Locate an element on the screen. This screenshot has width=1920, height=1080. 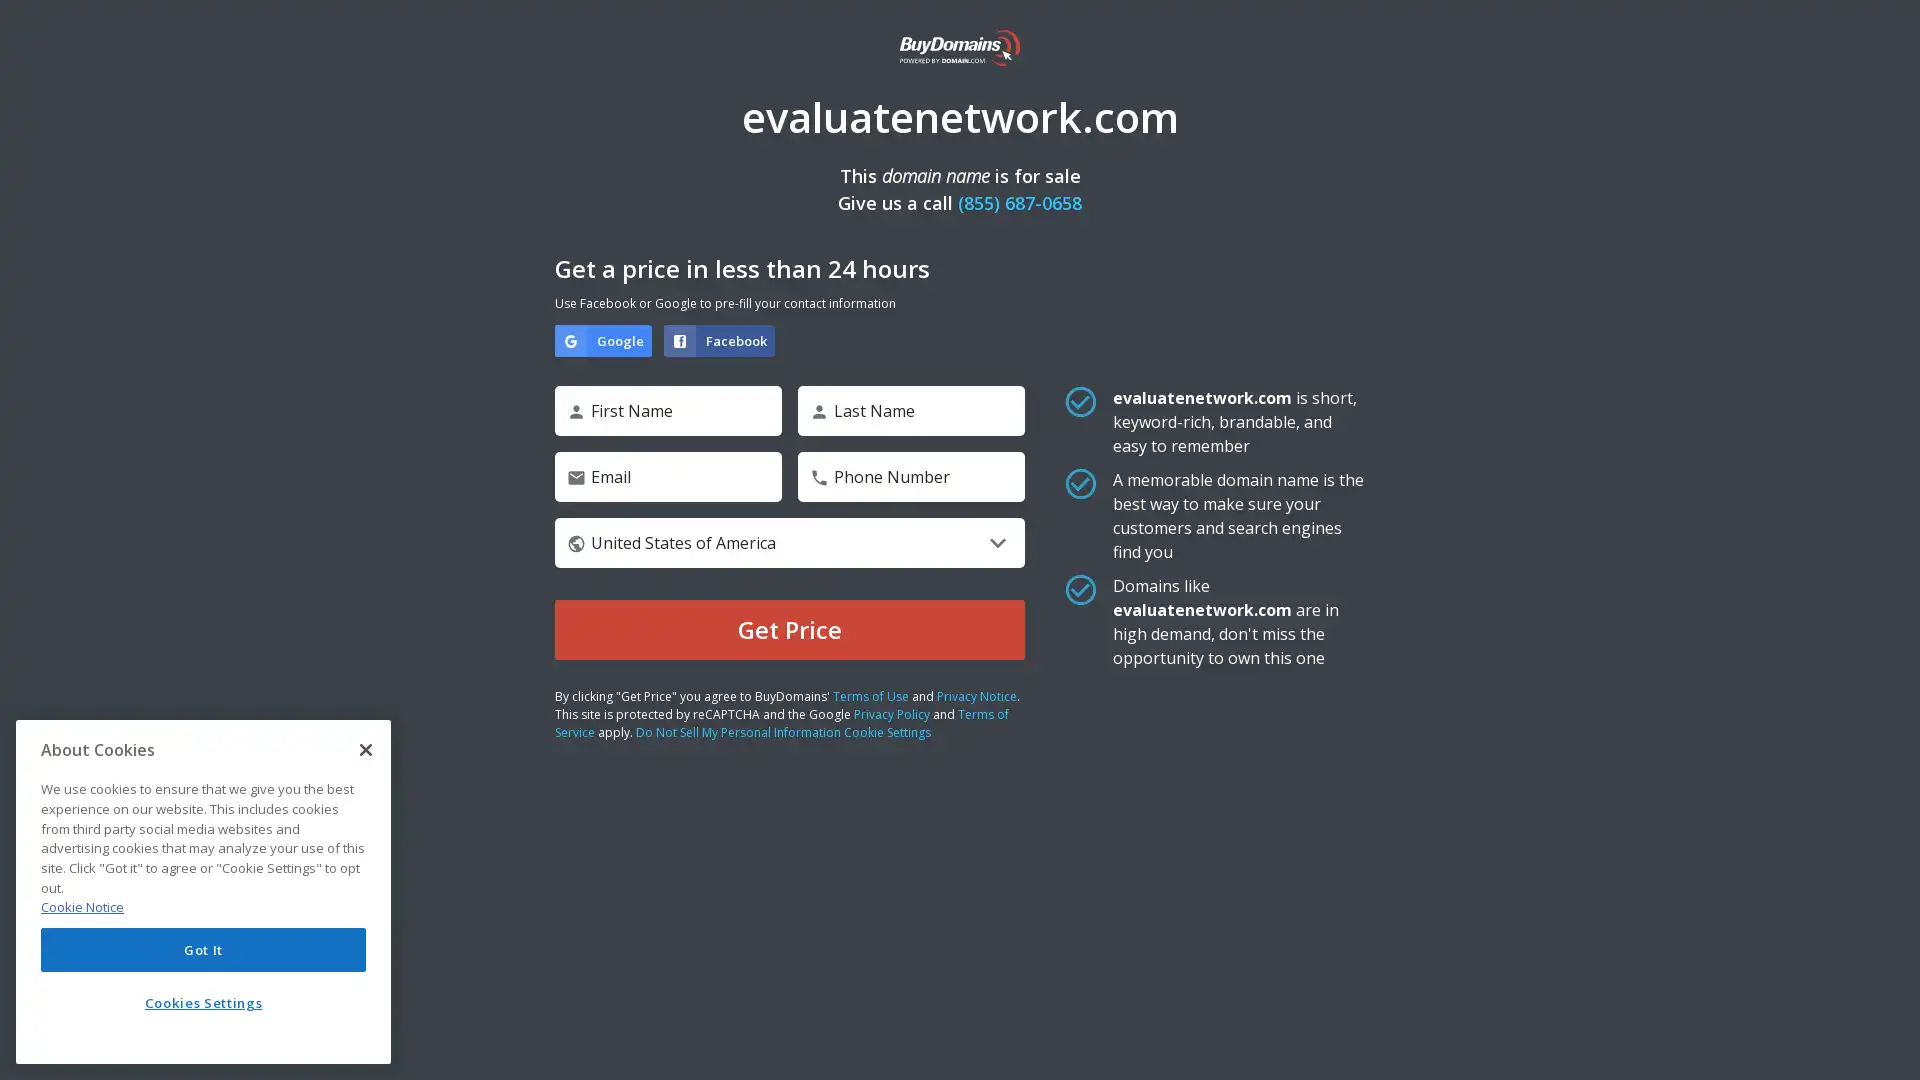
Facebook is located at coordinates (719, 339).